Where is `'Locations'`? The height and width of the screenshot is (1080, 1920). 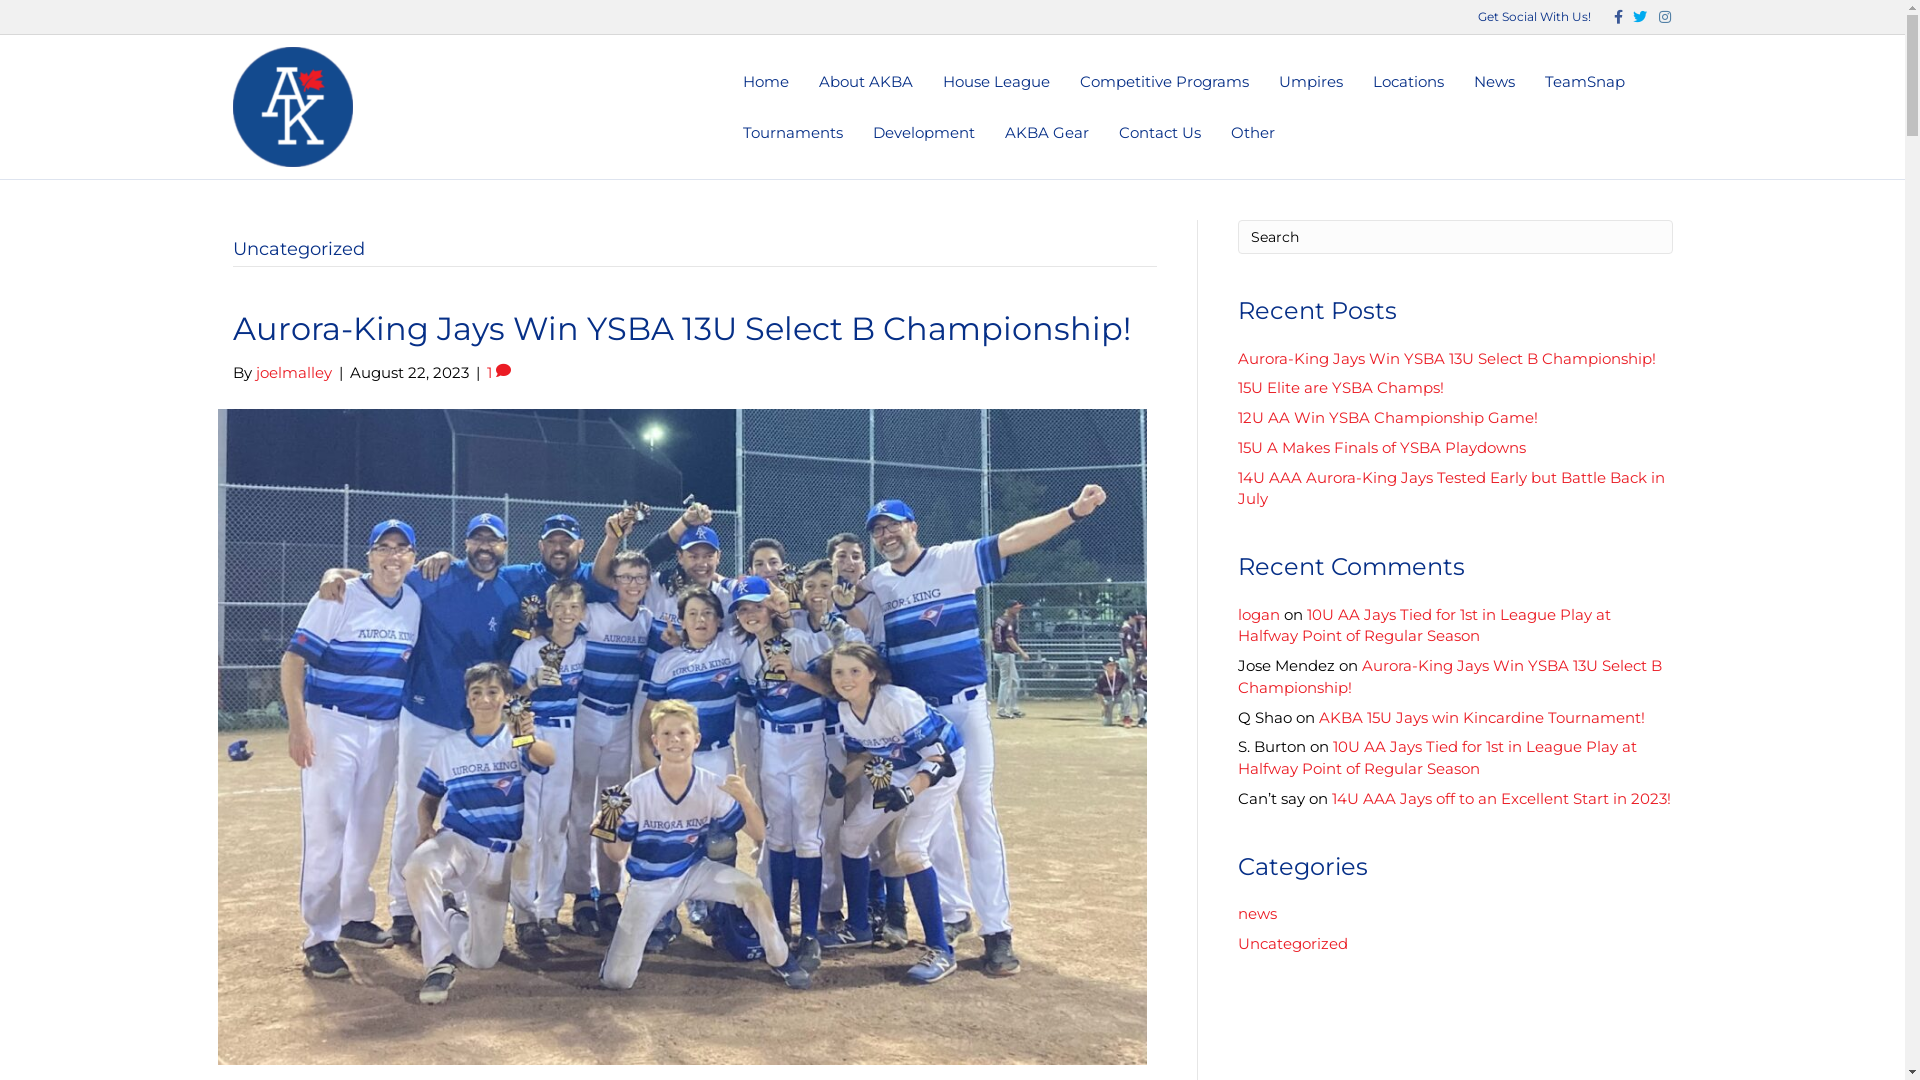 'Locations' is located at coordinates (1358, 80).